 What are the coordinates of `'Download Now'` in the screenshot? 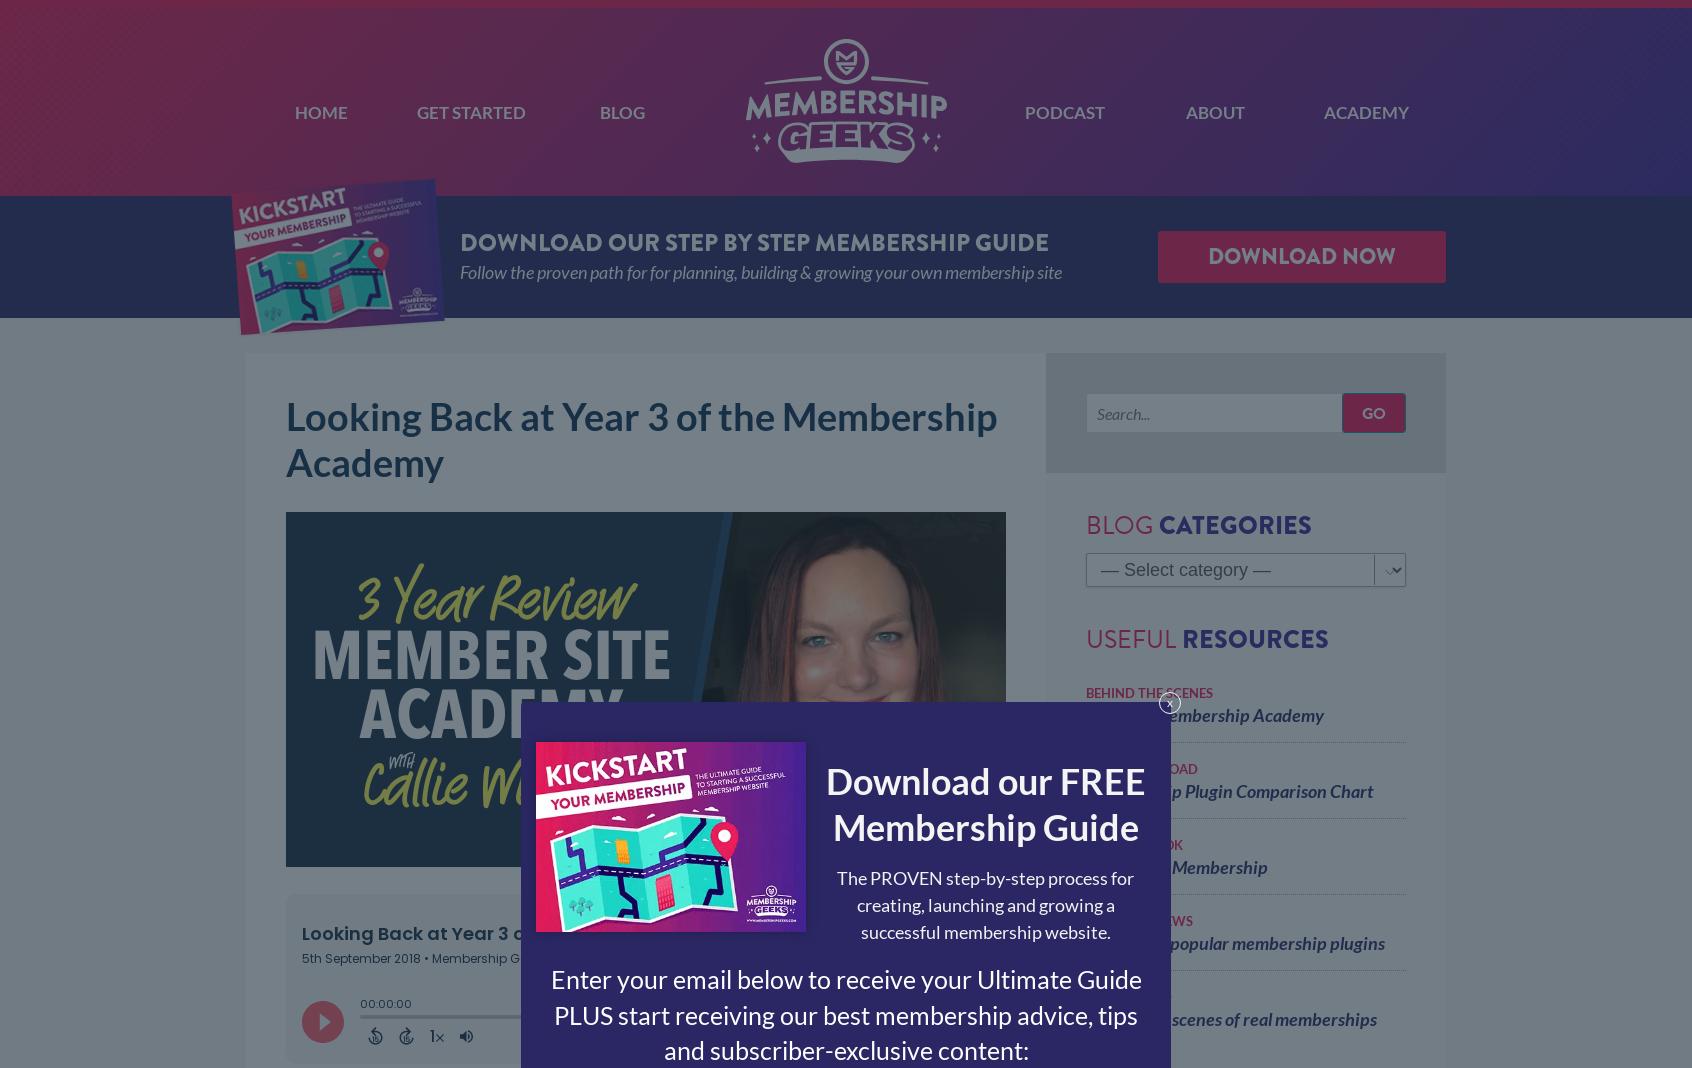 It's located at (1300, 256).